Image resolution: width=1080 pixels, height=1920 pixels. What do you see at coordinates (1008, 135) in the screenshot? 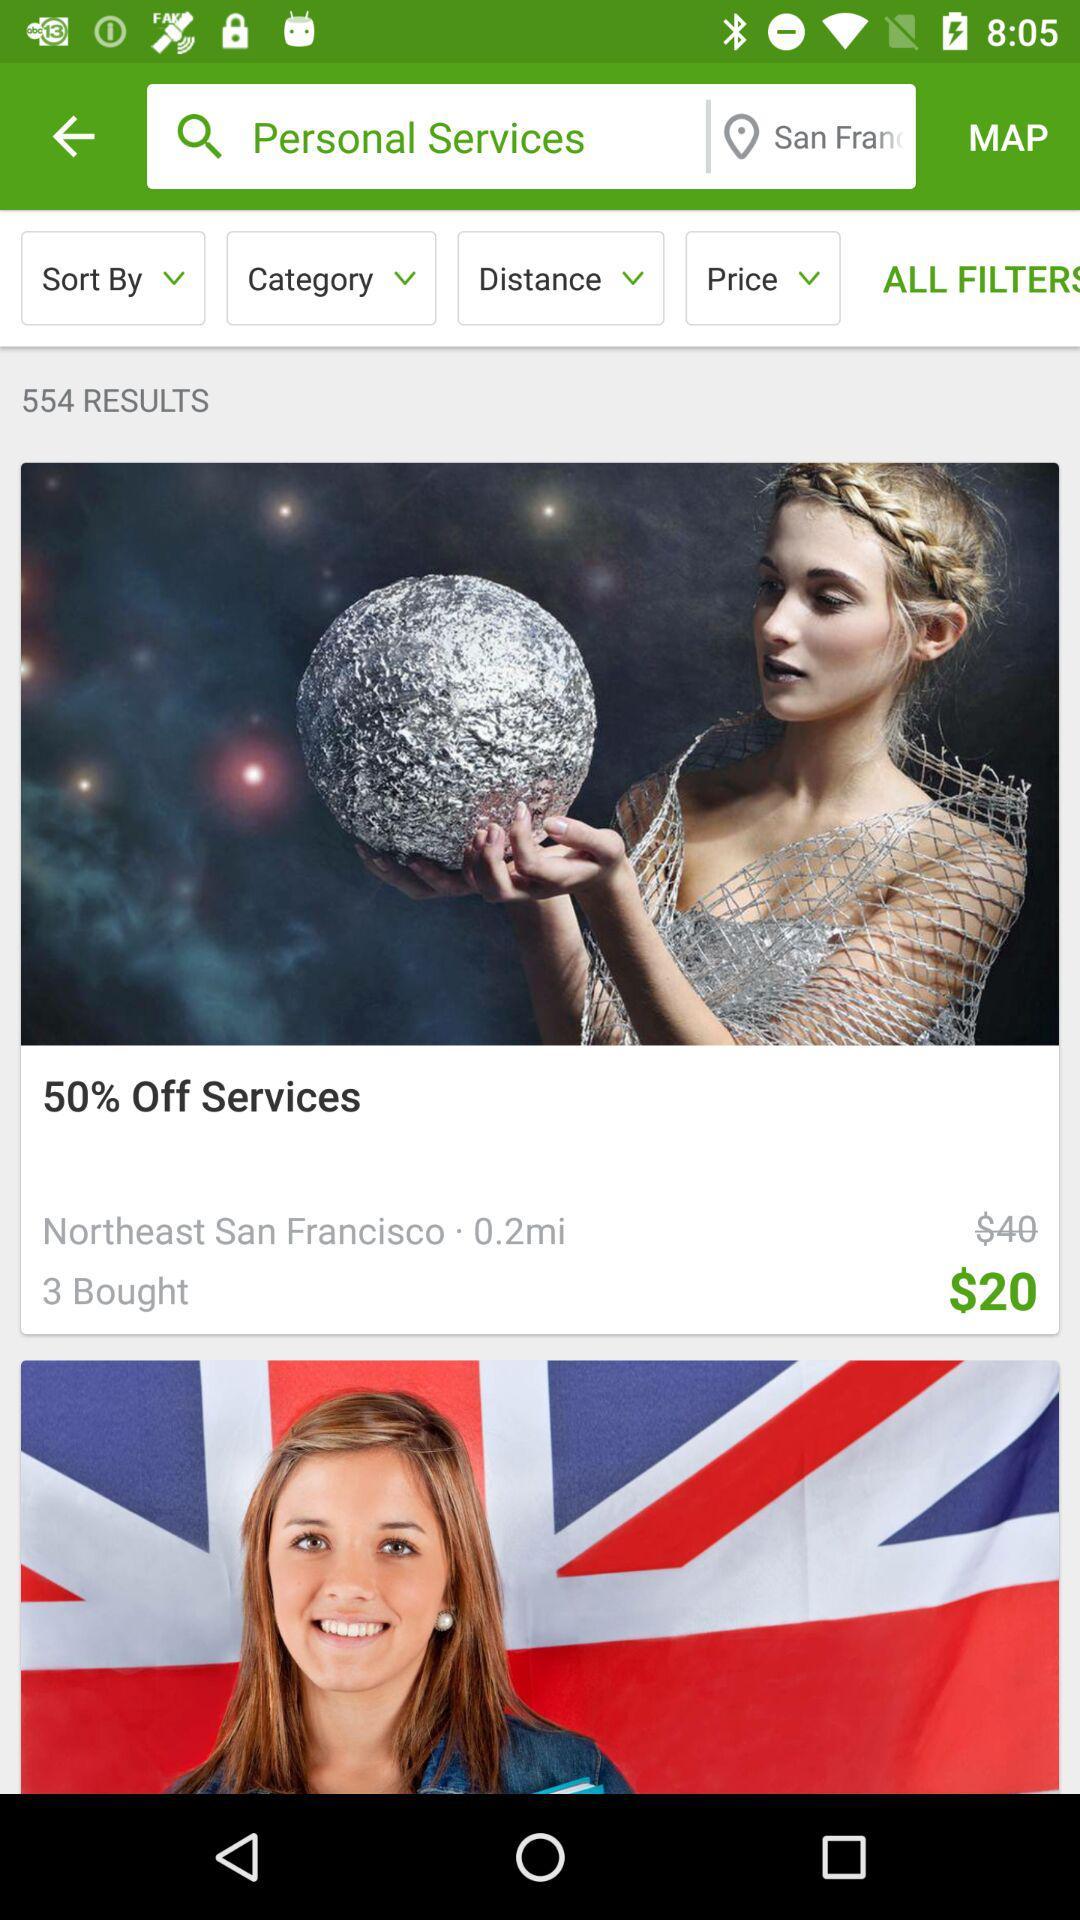
I see `icon above all filters icon` at bounding box center [1008, 135].